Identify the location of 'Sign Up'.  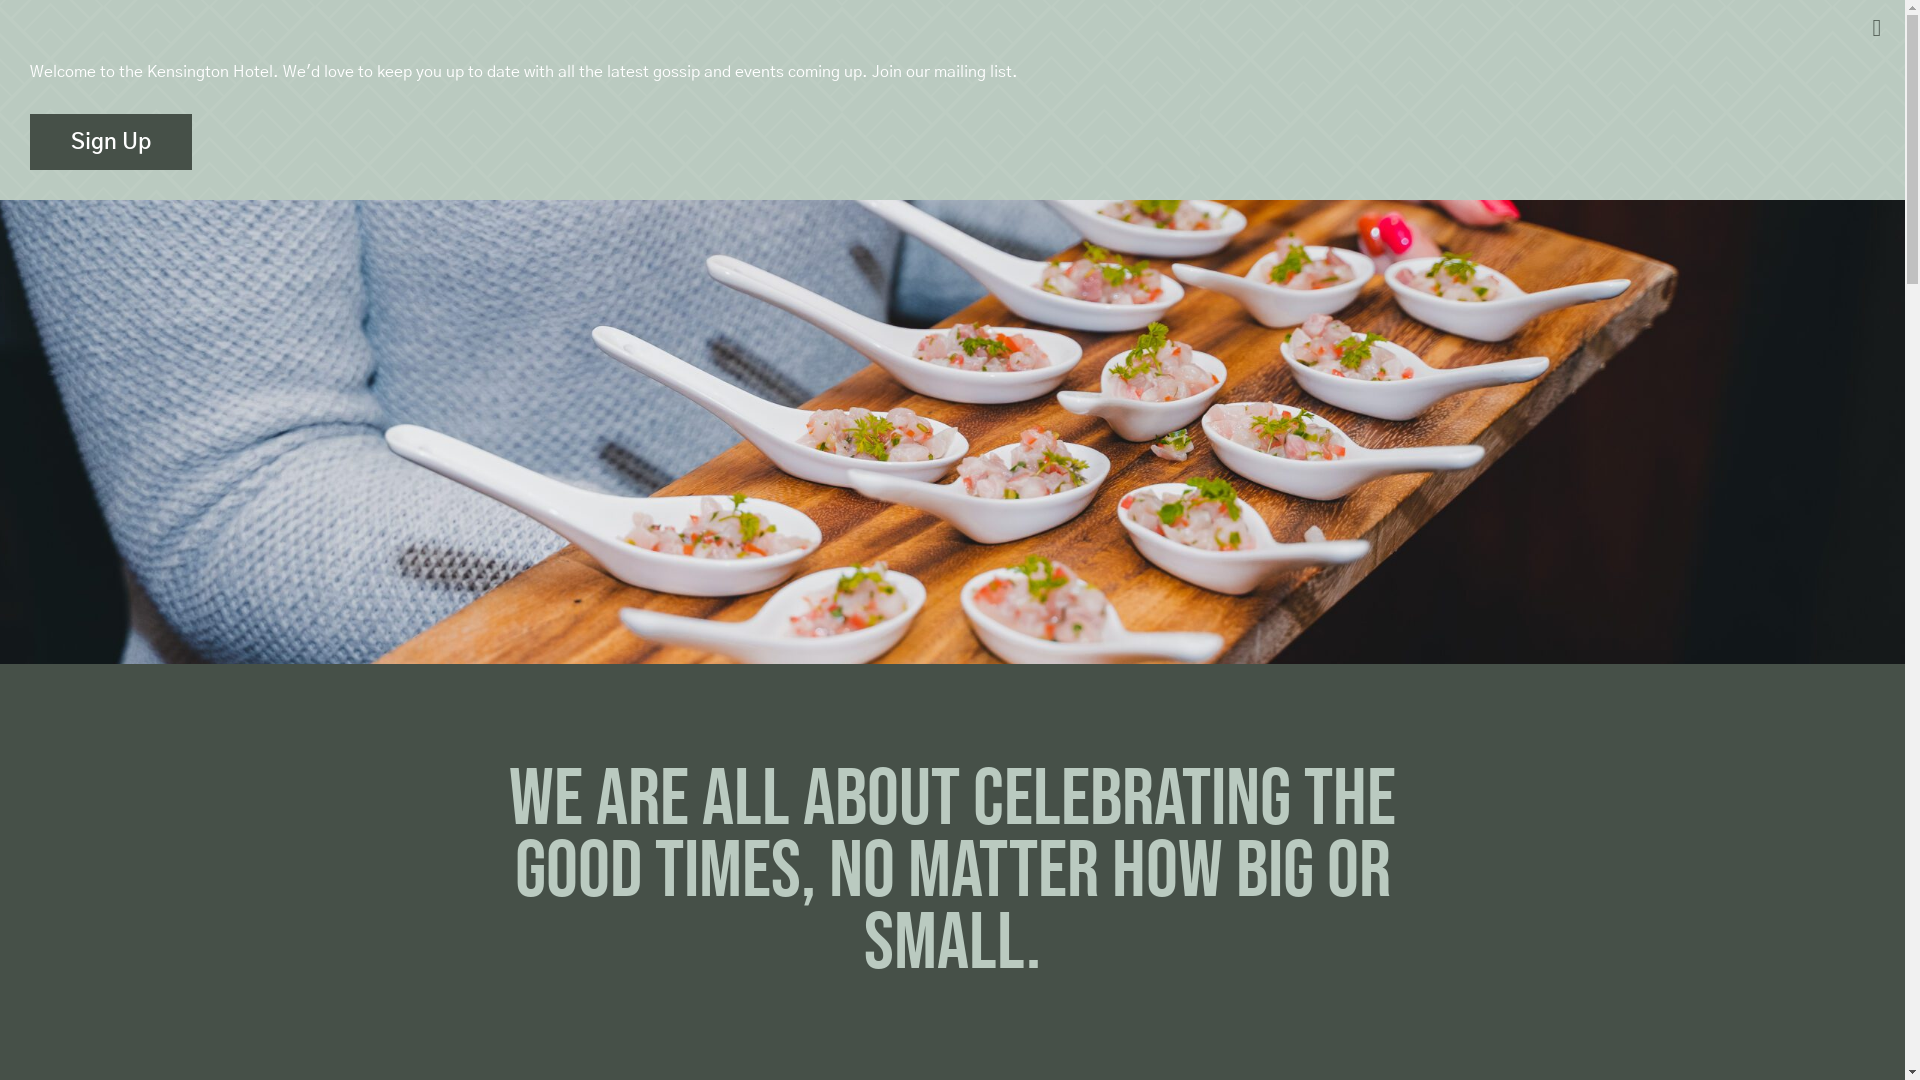
(109, 141).